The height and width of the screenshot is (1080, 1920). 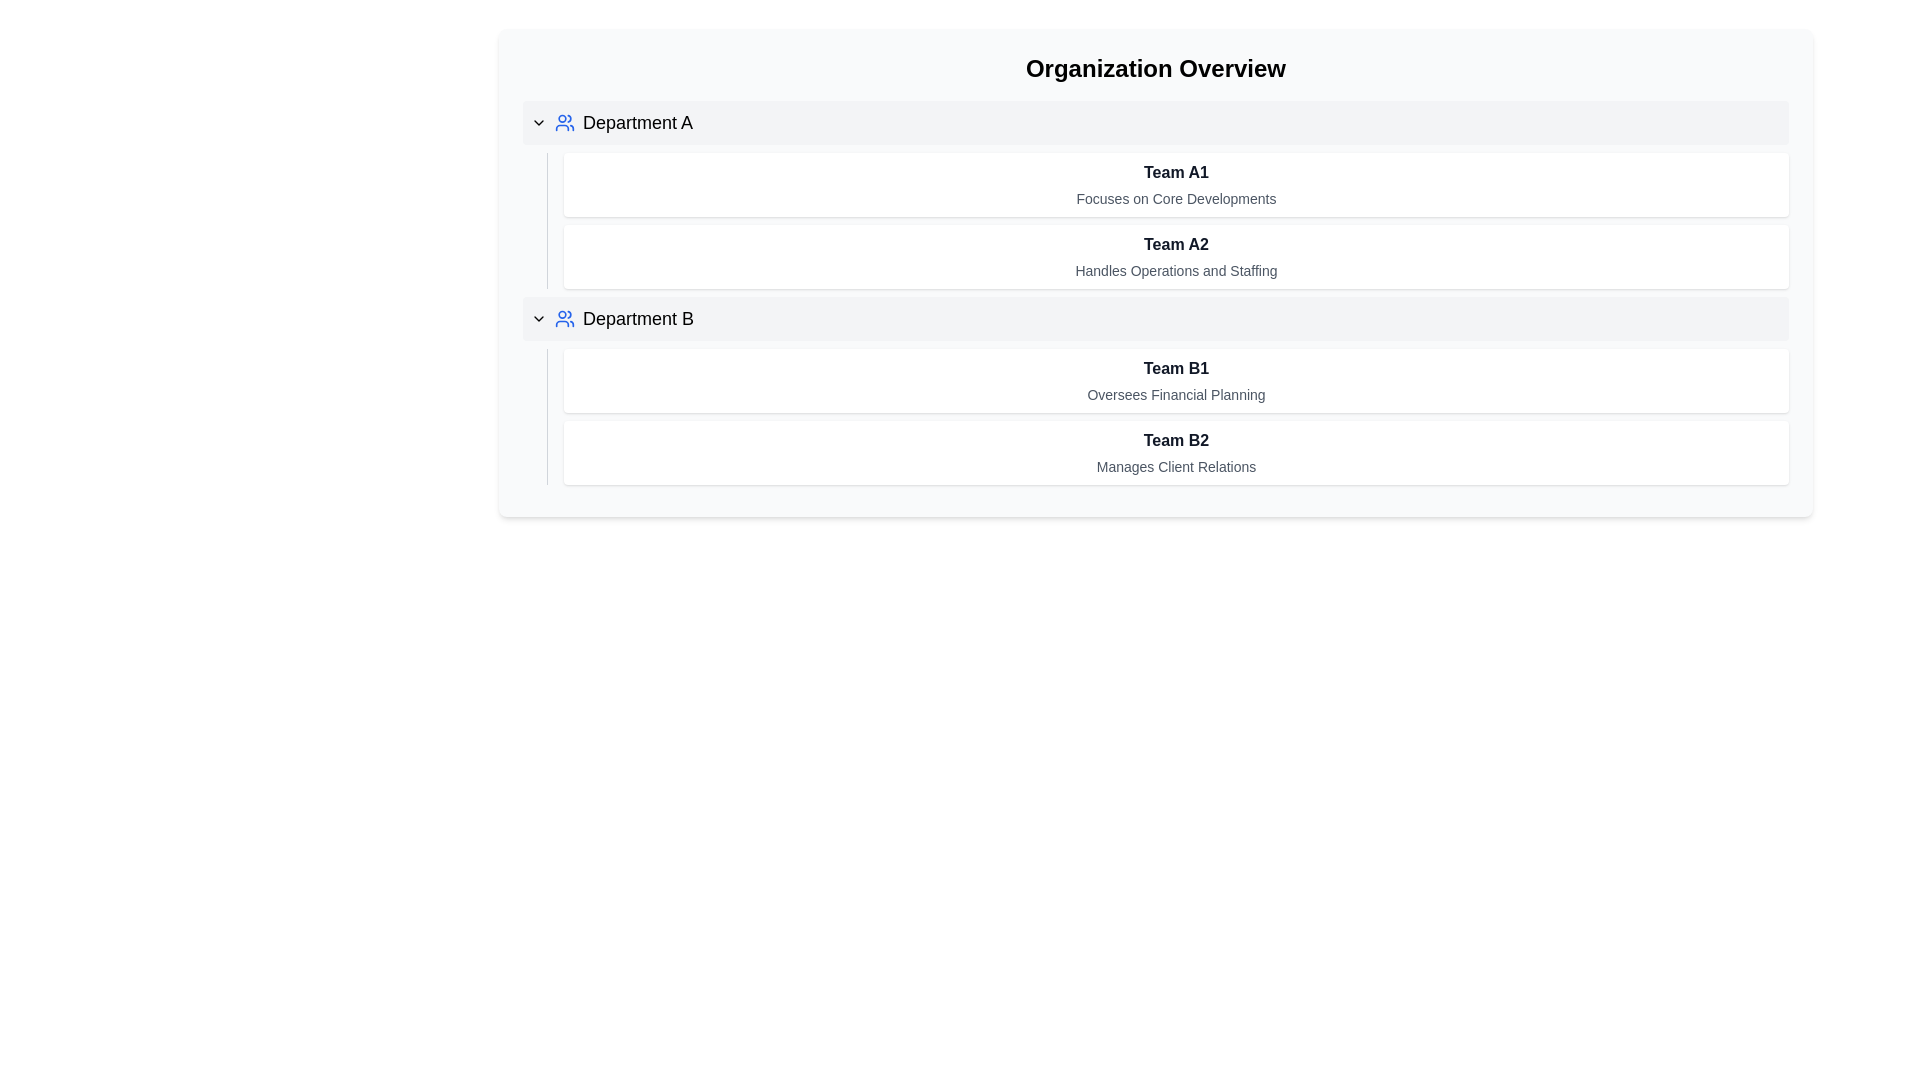 What do you see at coordinates (1176, 369) in the screenshot?
I see `the static text label displaying 'Team B1', which is bold, dark gray, and located within the 'Department B' section` at bounding box center [1176, 369].